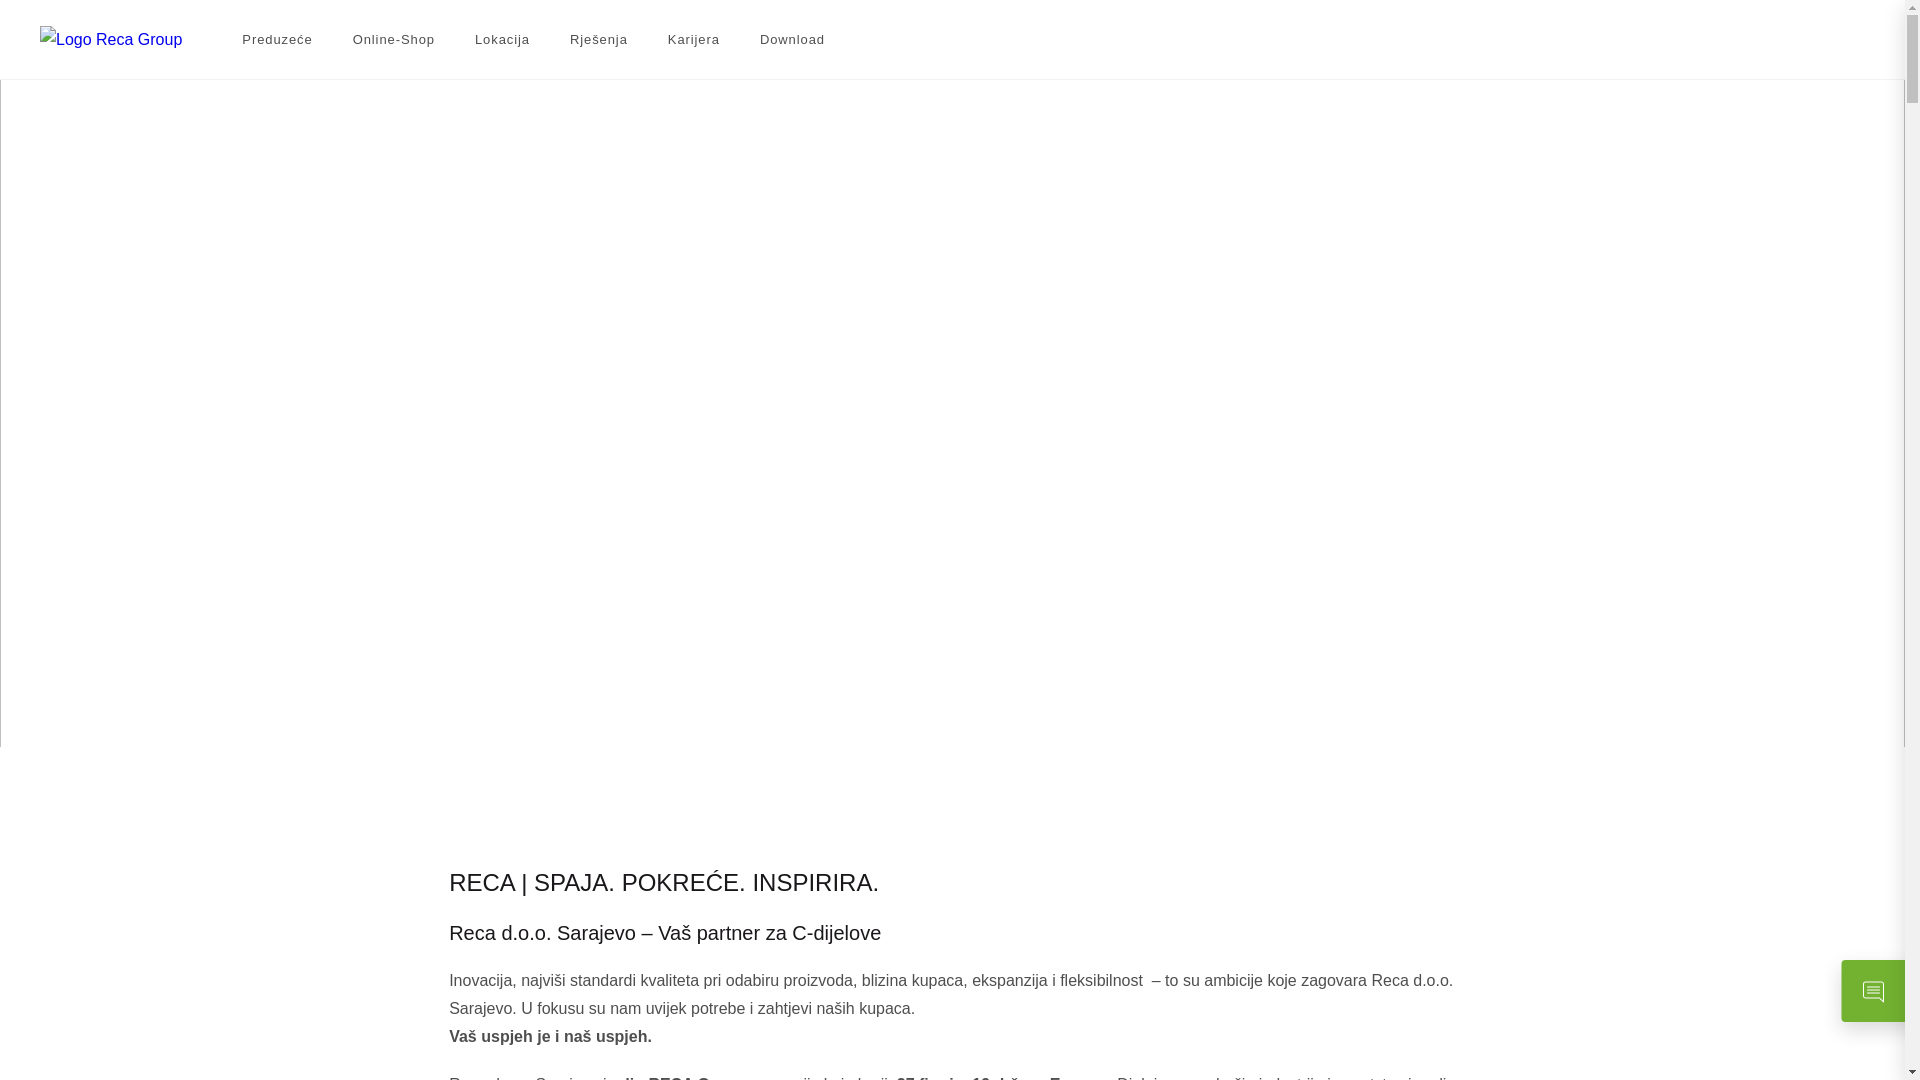 Image resolution: width=1920 pixels, height=1080 pixels. What do you see at coordinates (758, 39) in the screenshot?
I see `'Download'` at bounding box center [758, 39].